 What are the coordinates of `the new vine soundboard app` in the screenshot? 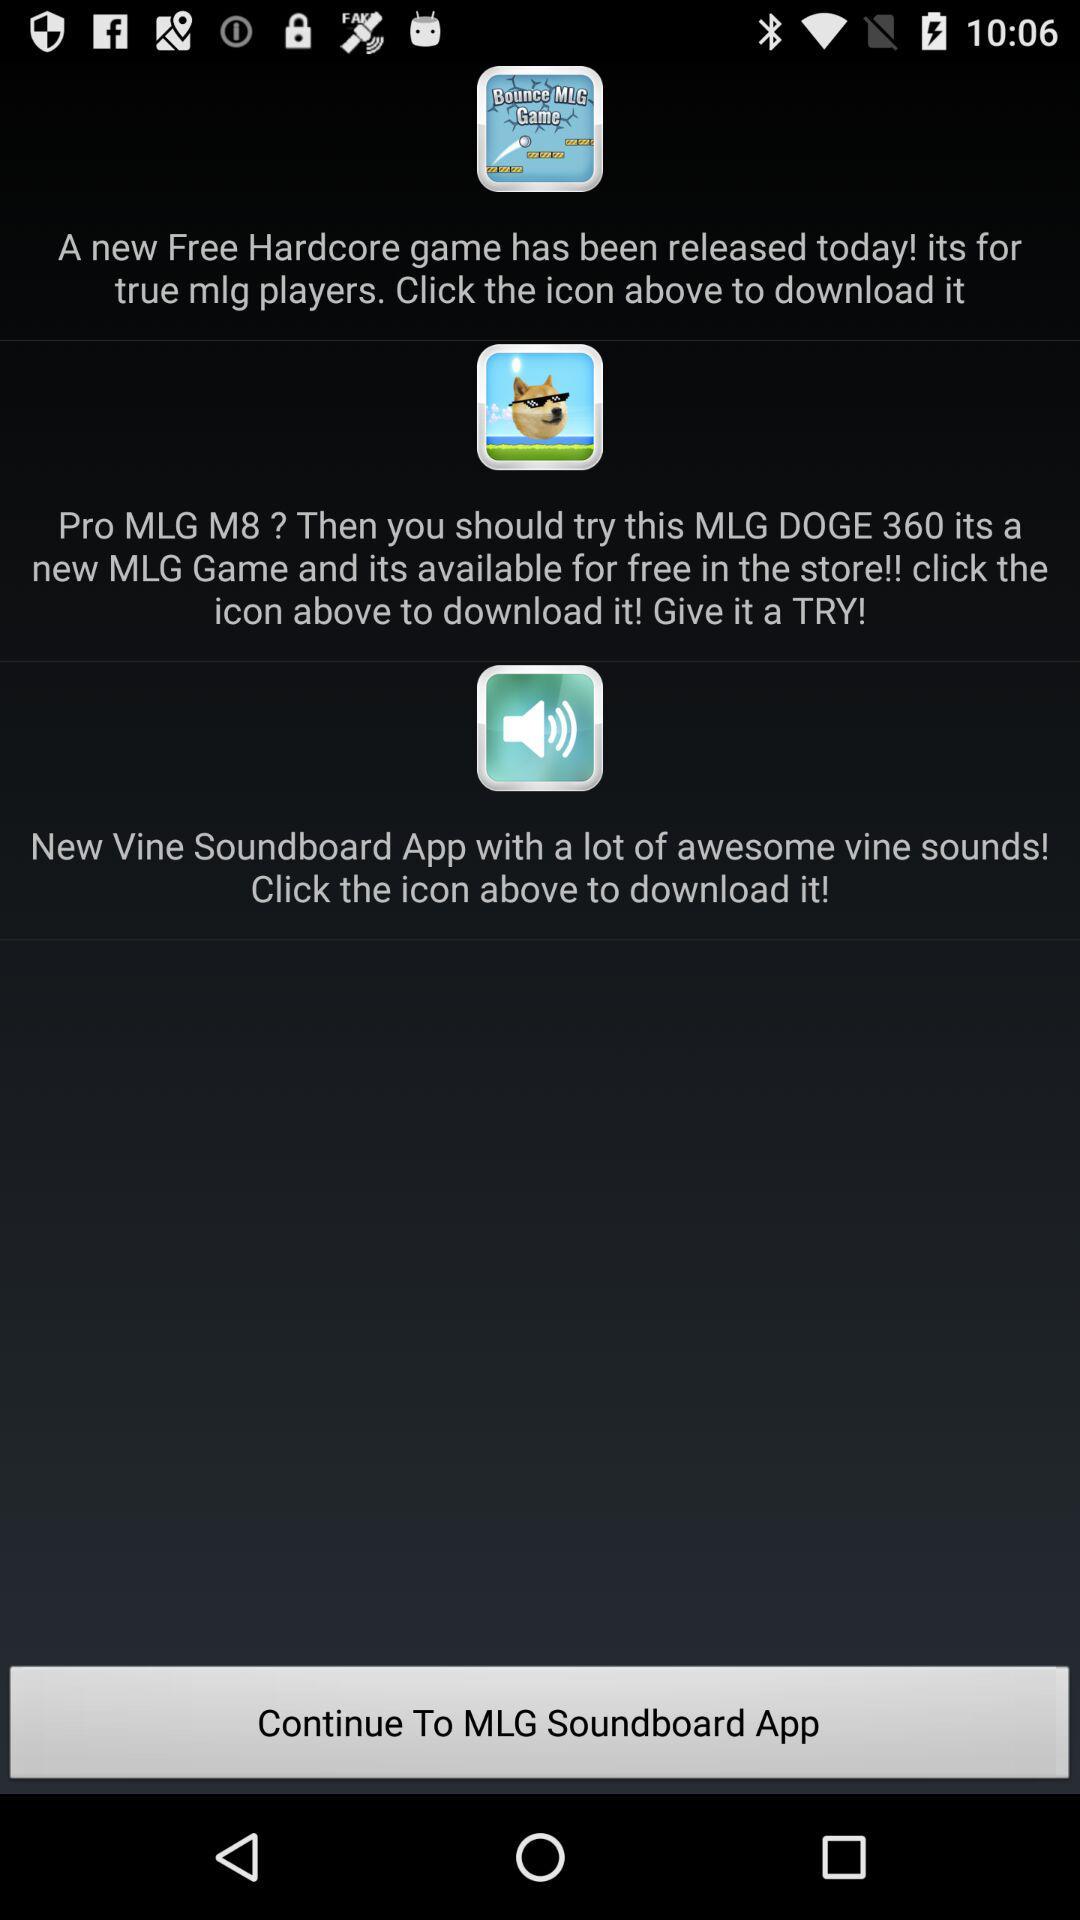 It's located at (540, 866).